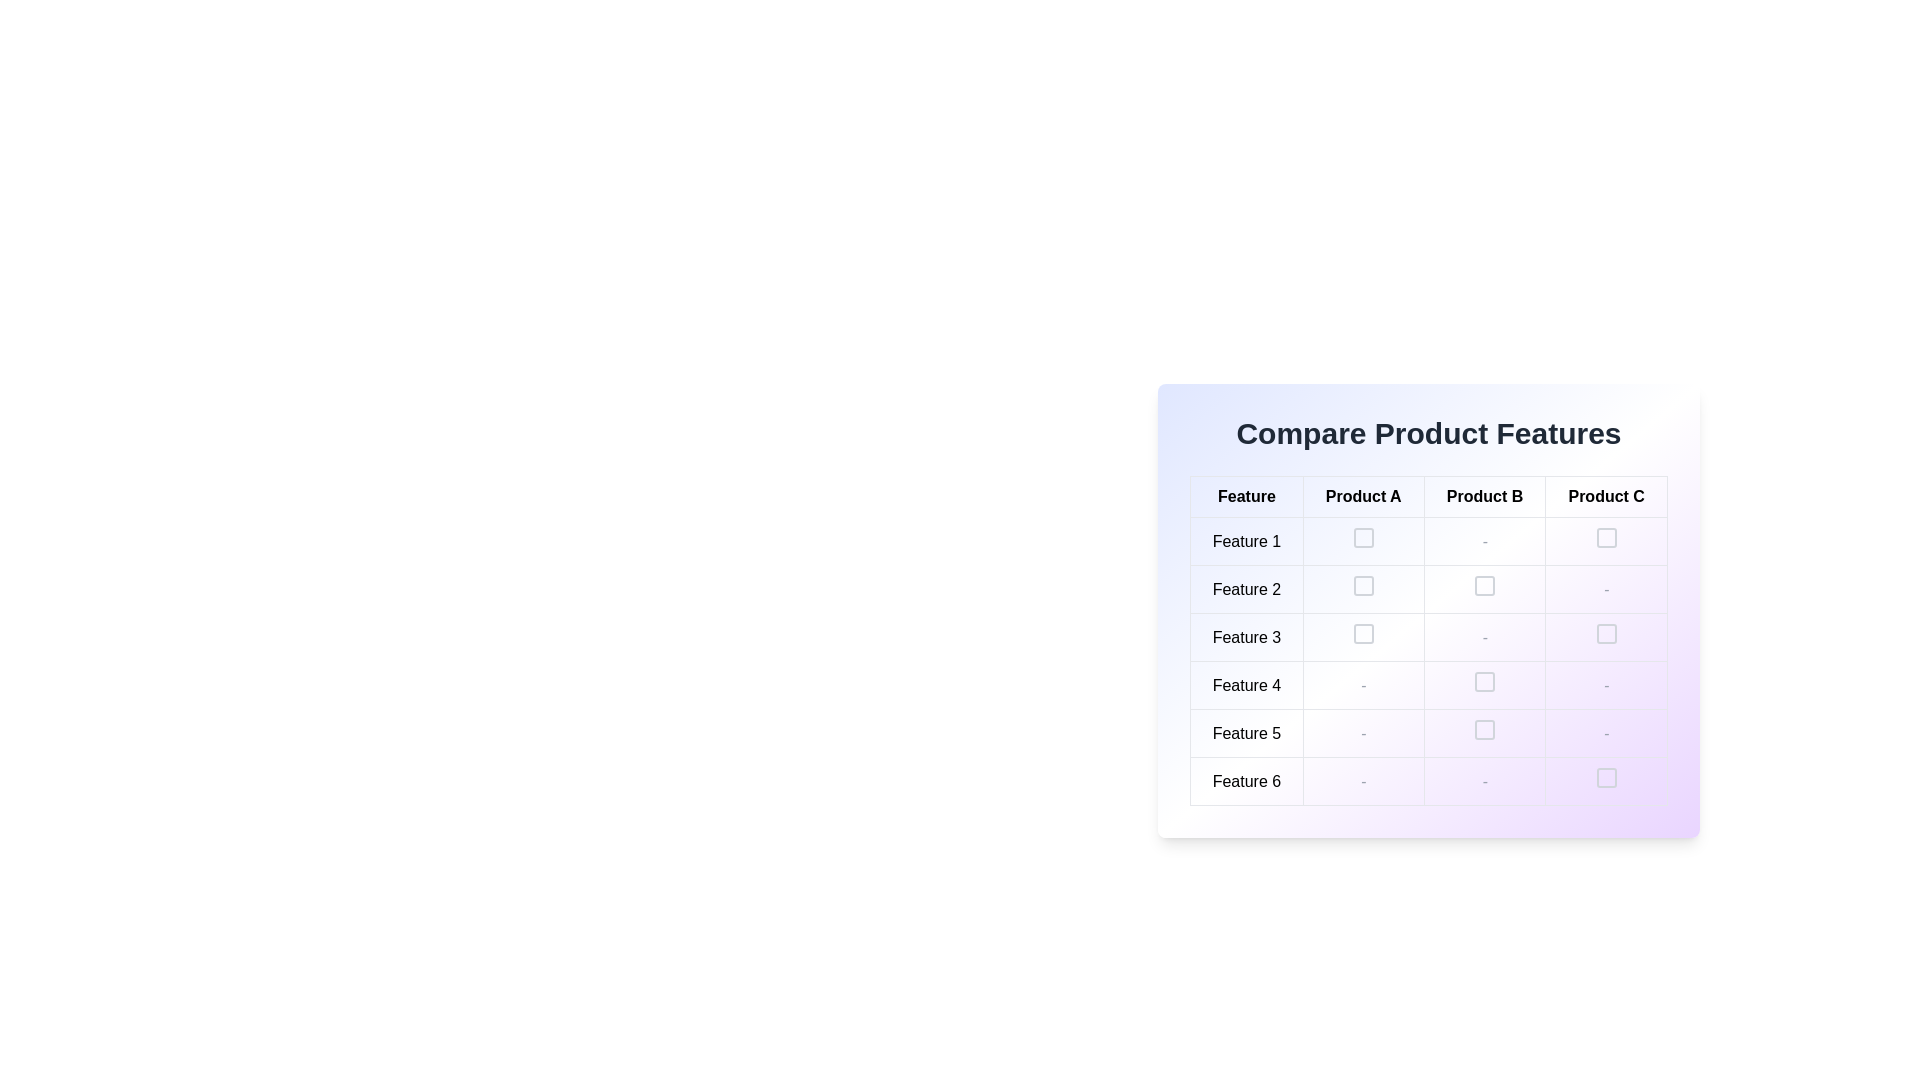 The width and height of the screenshot is (1920, 1080). Describe the element at coordinates (1485, 588) in the screenshot. I see `the Box placeholder for 'Feature 2' of 'Product B' in the 'Compare Product Features' table, which is positioned in the second row under the 'Product B' column` at that location.